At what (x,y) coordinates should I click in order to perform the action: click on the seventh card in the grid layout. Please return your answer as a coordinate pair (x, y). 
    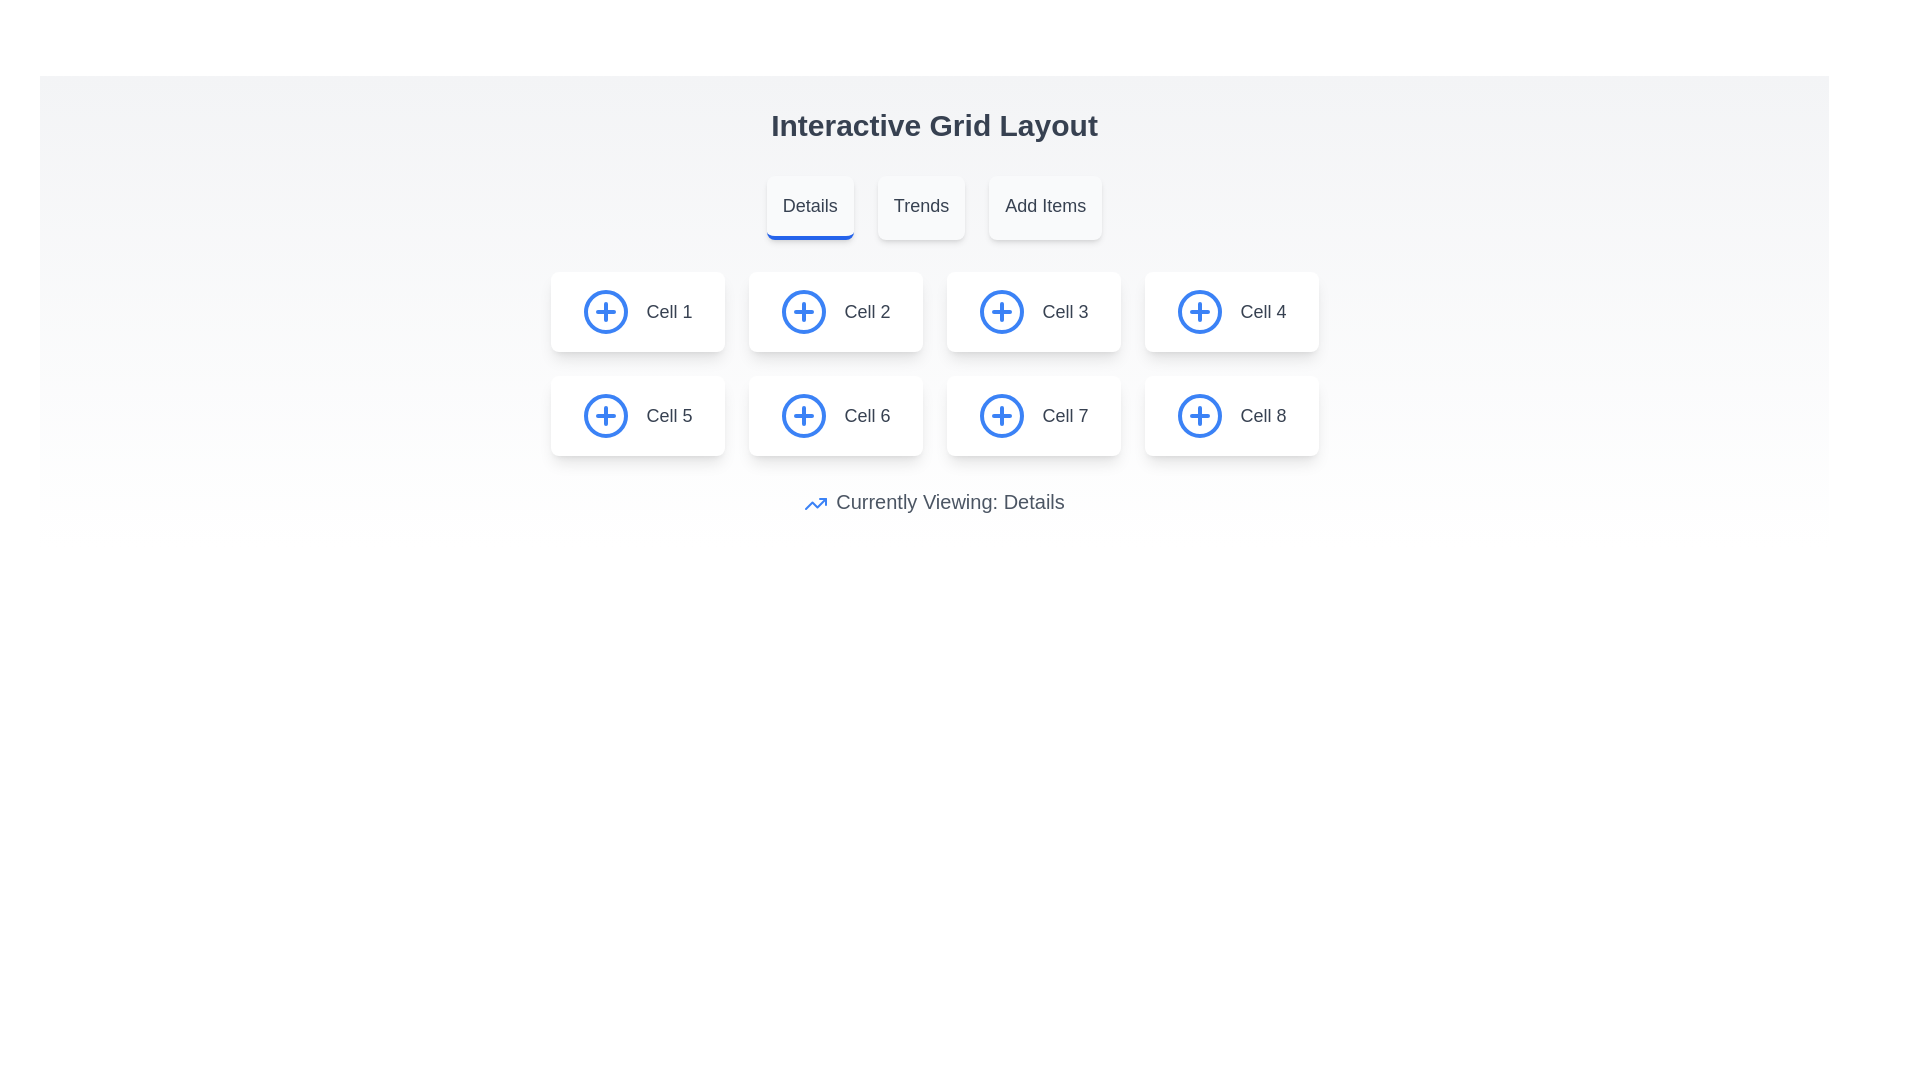
    Looking at the image, I should click on (1033, 415).